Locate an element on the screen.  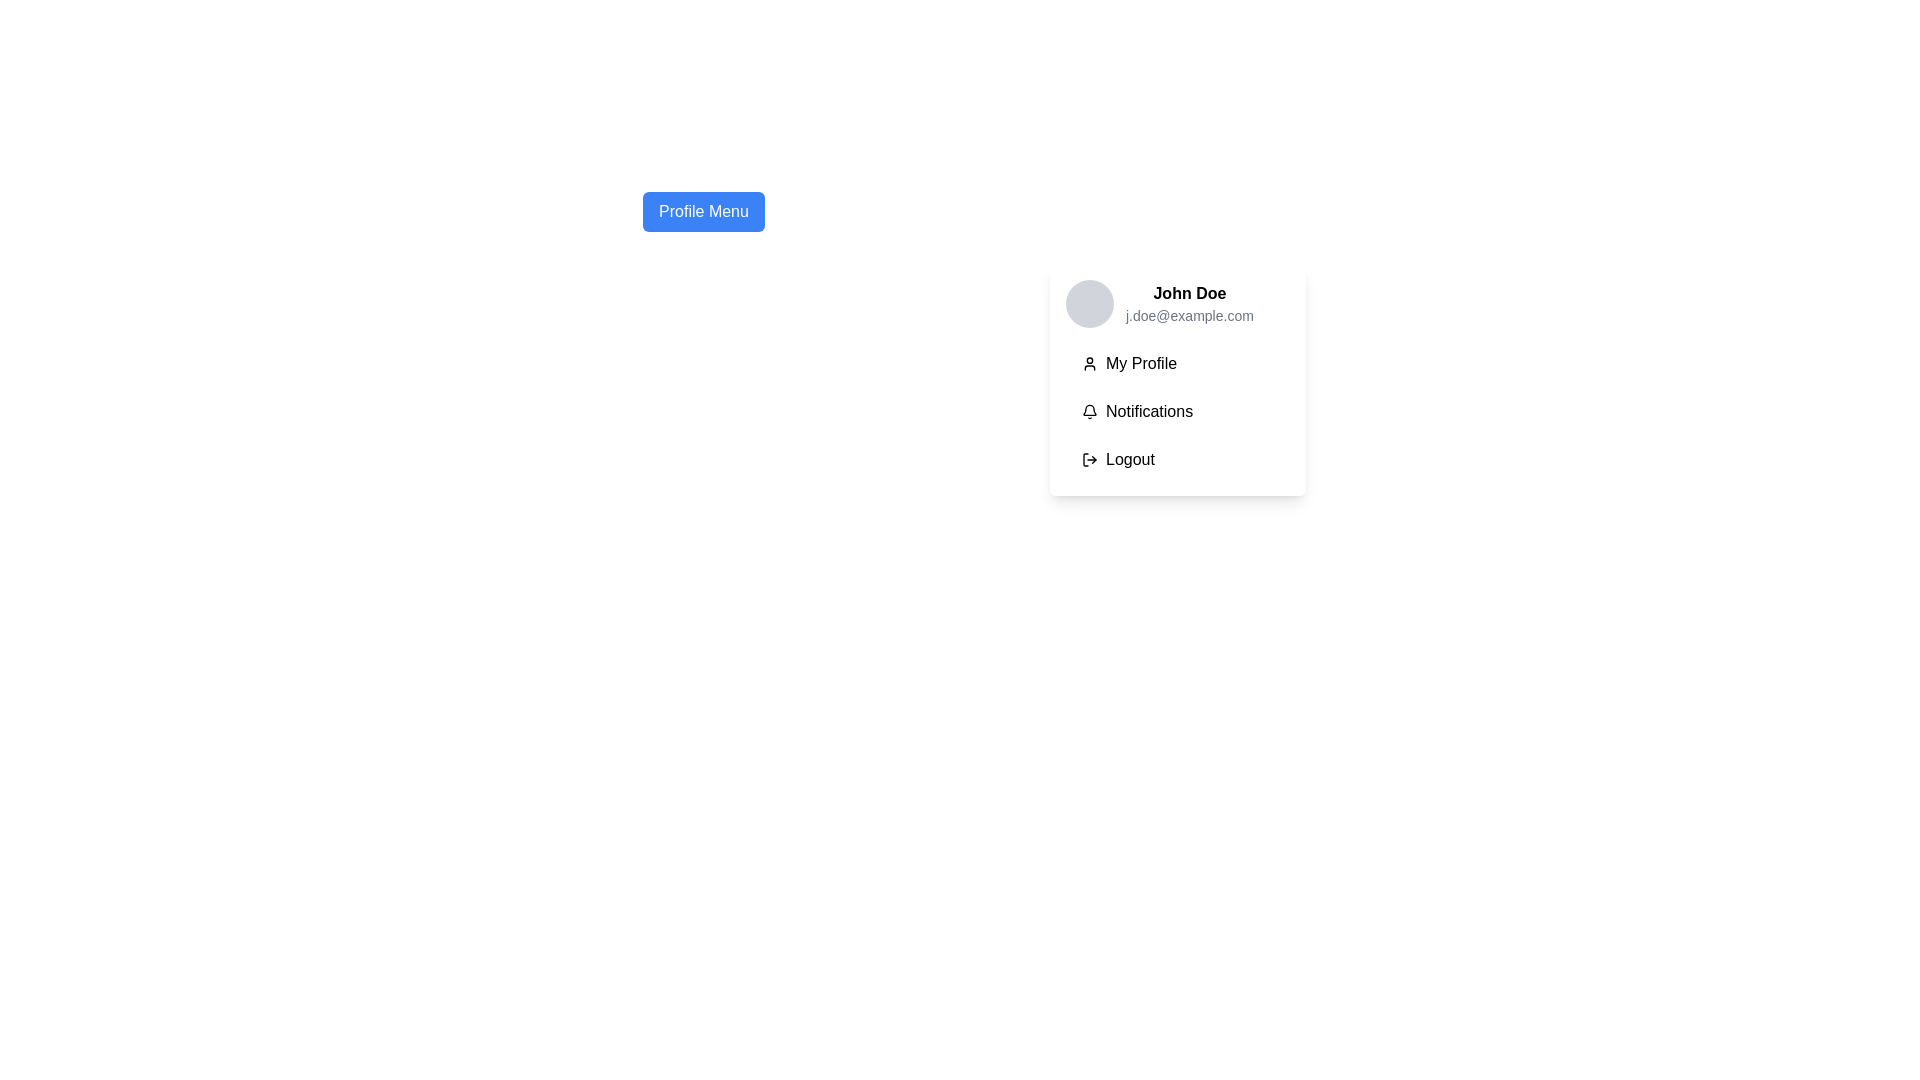
the 'Notifications' button, which features a black bell icon and is located directly beneath 'My Profile' in the dropdown menu is located at coordinates (1177, 411).